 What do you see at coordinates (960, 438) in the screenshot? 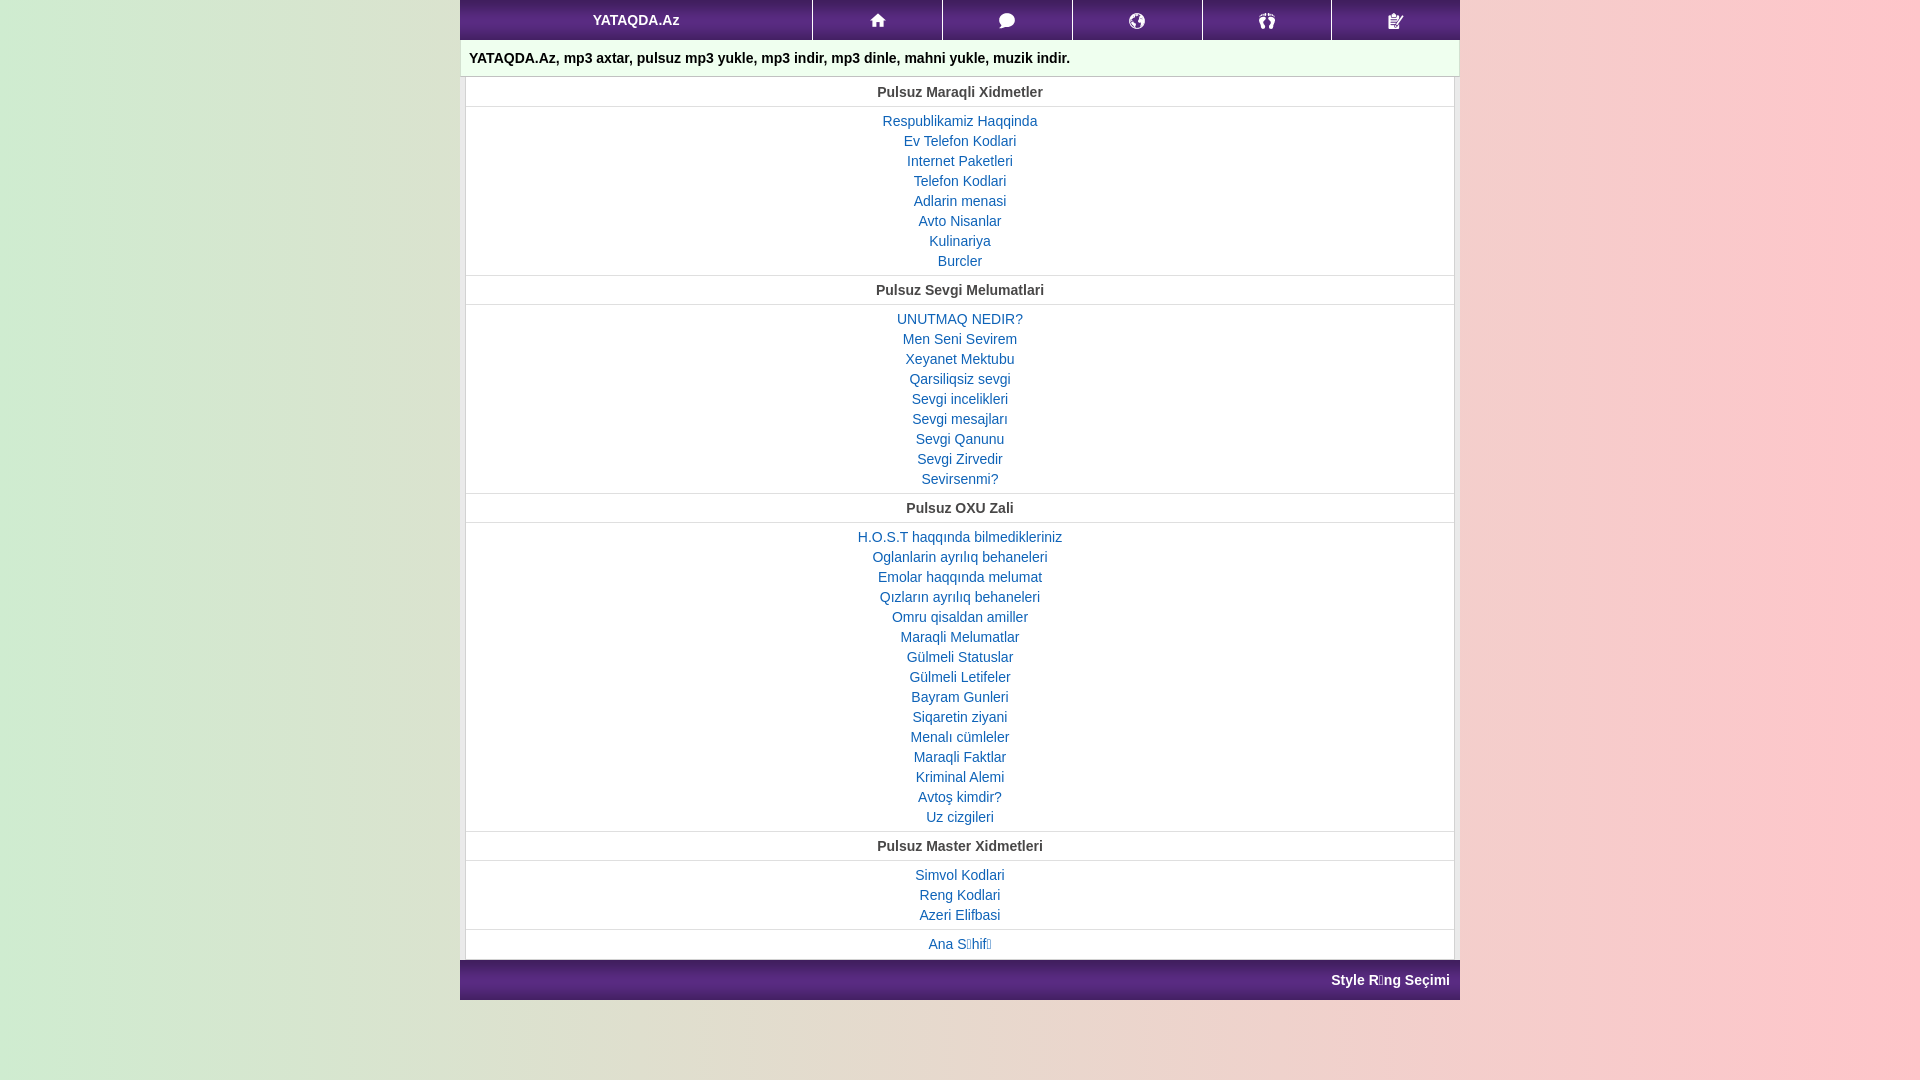
I see `'Sevgi Qanunu'` at bounding box center [960, 438].